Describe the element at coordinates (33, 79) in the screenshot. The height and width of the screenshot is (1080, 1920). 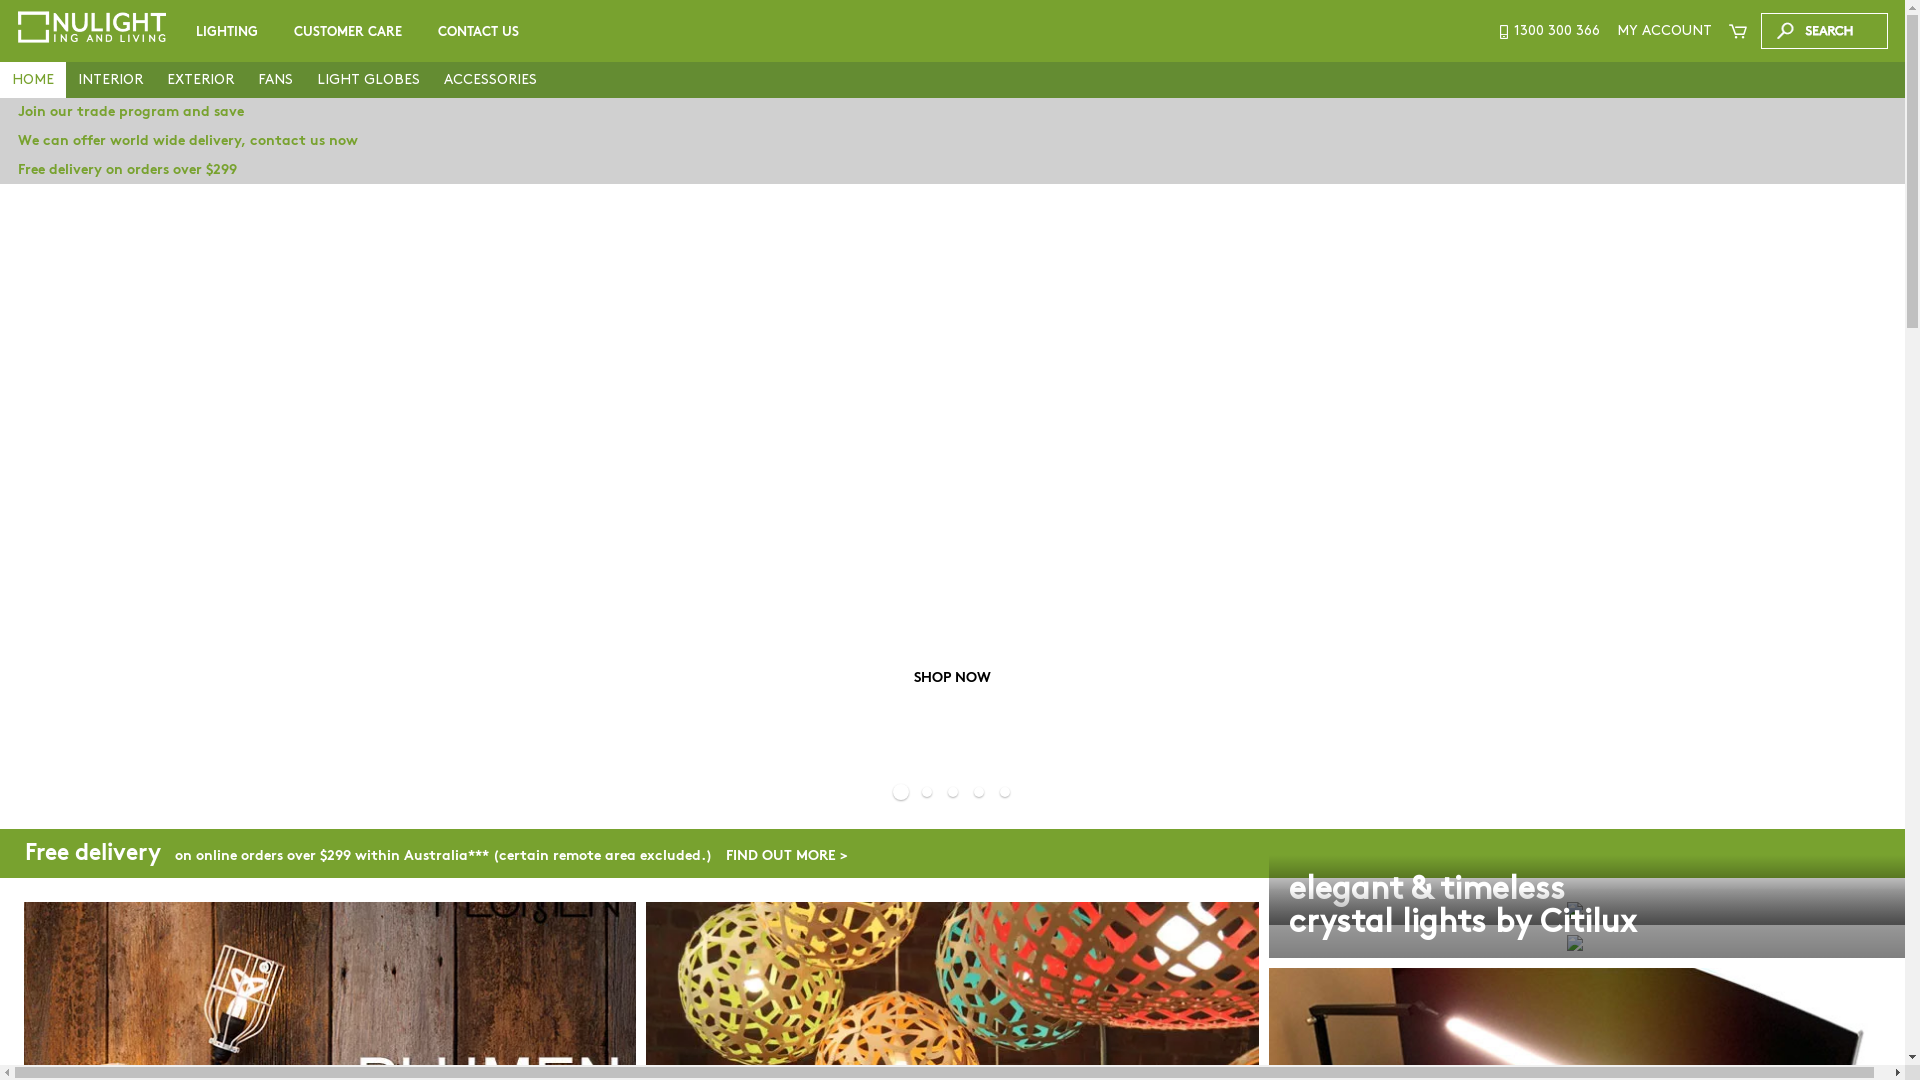
I see `'HOME'` at that location.